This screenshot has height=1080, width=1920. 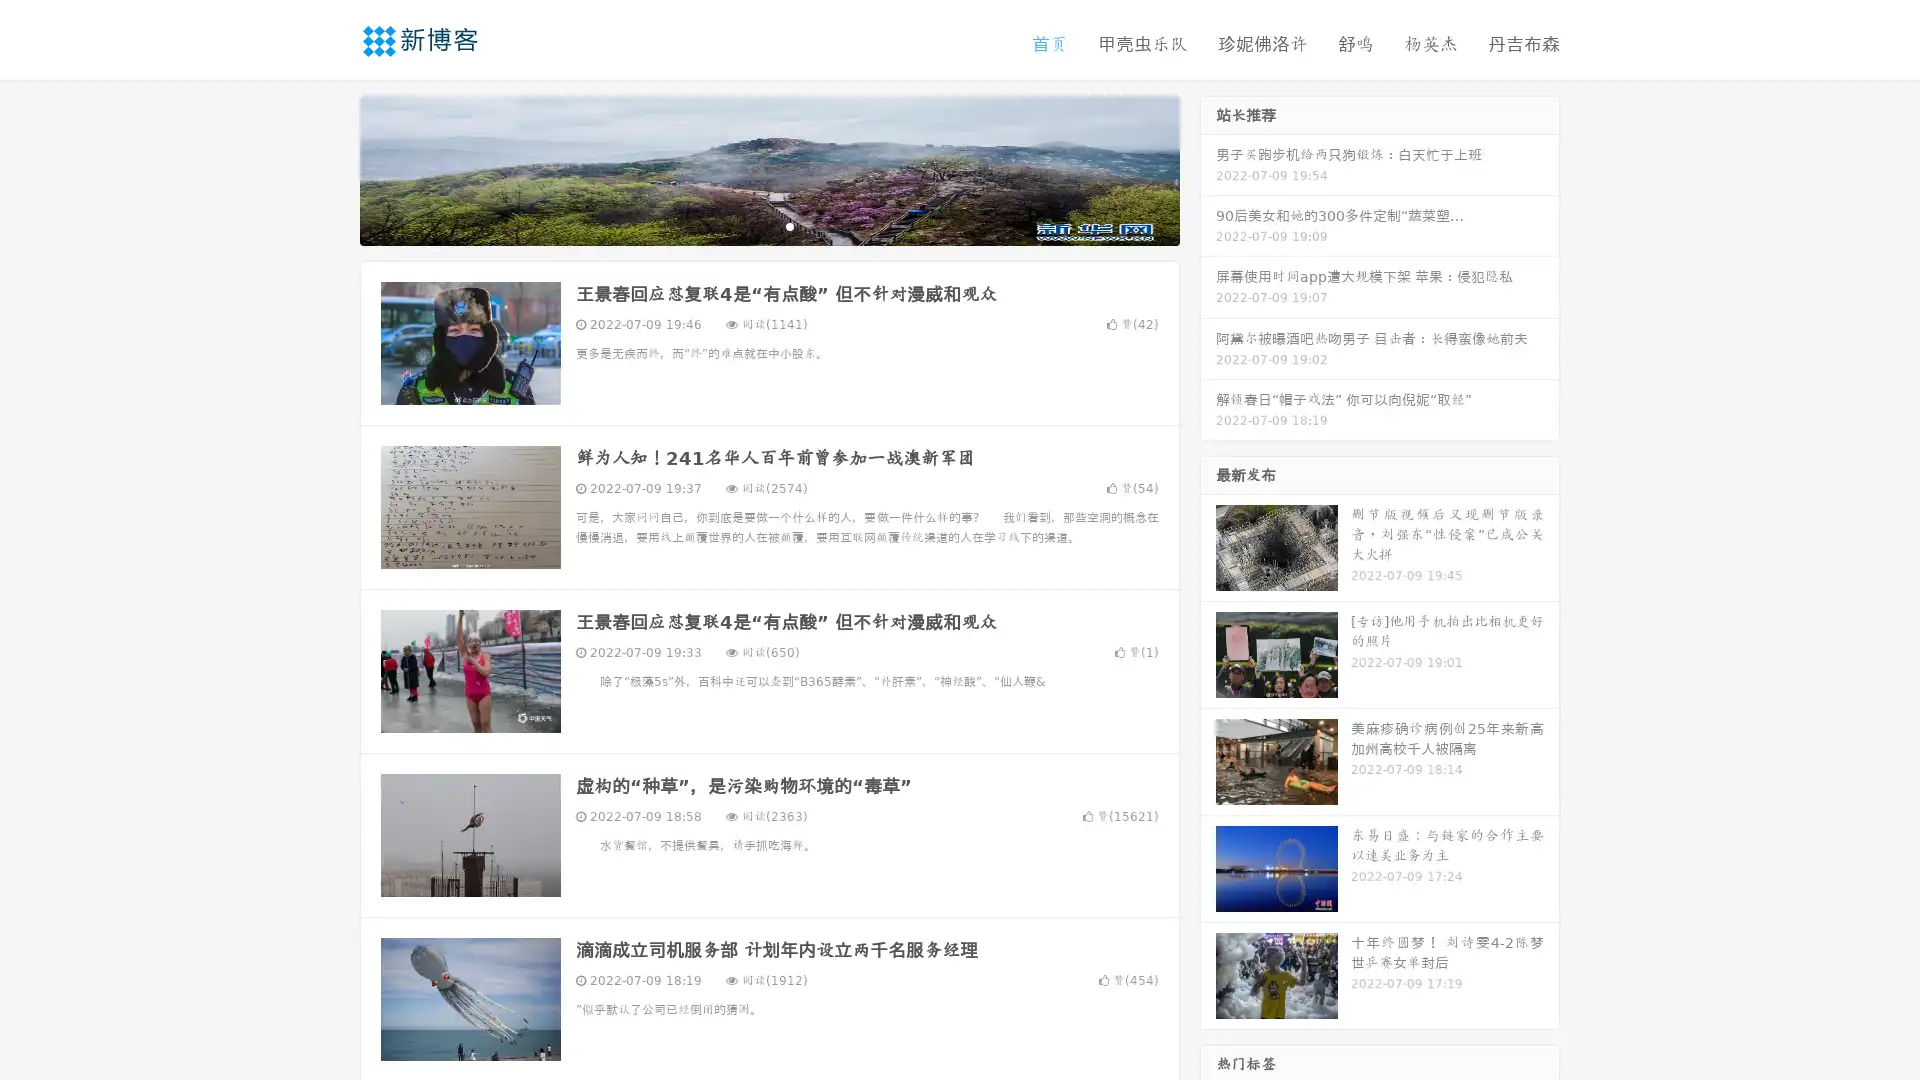 What do you see at coordinates (768, 225) in the screenshot?
I see `Go to slide 2` at bounding box center [768, 225].